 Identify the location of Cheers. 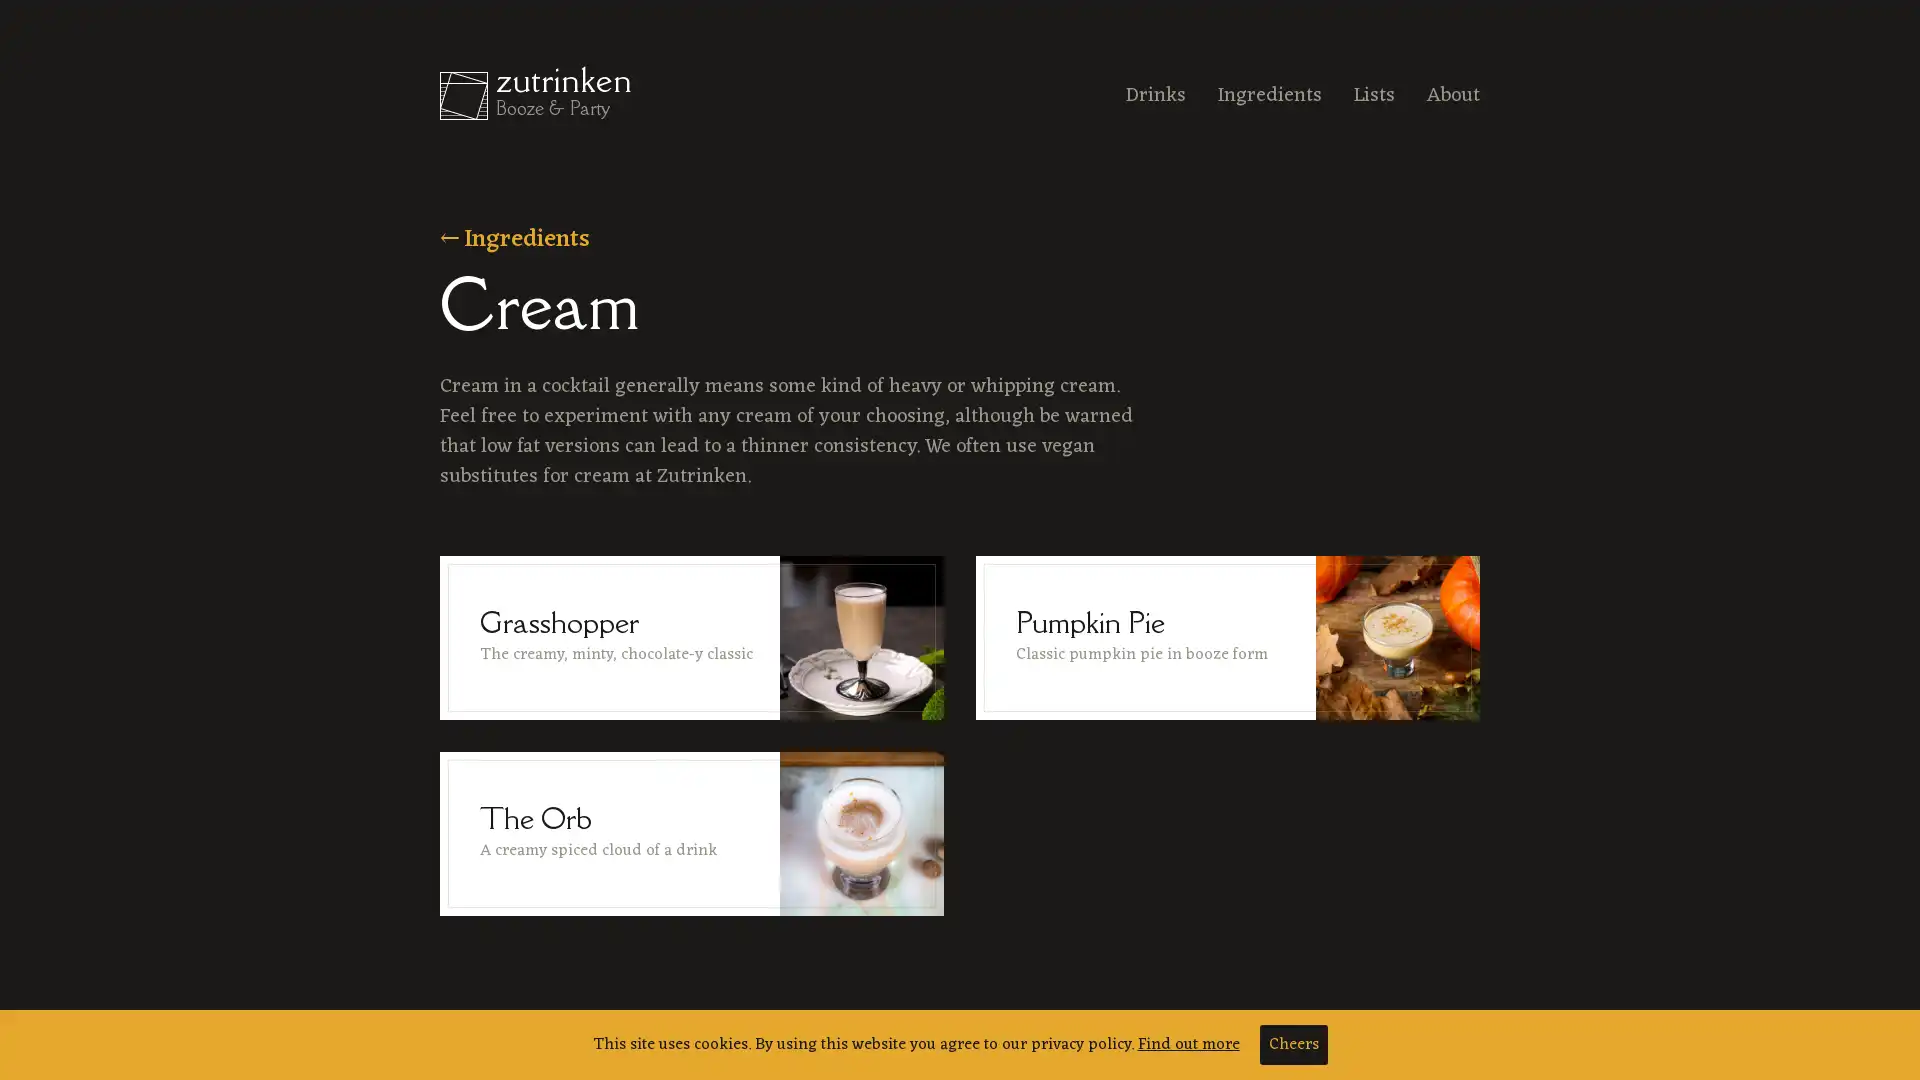
(1292, 1044).